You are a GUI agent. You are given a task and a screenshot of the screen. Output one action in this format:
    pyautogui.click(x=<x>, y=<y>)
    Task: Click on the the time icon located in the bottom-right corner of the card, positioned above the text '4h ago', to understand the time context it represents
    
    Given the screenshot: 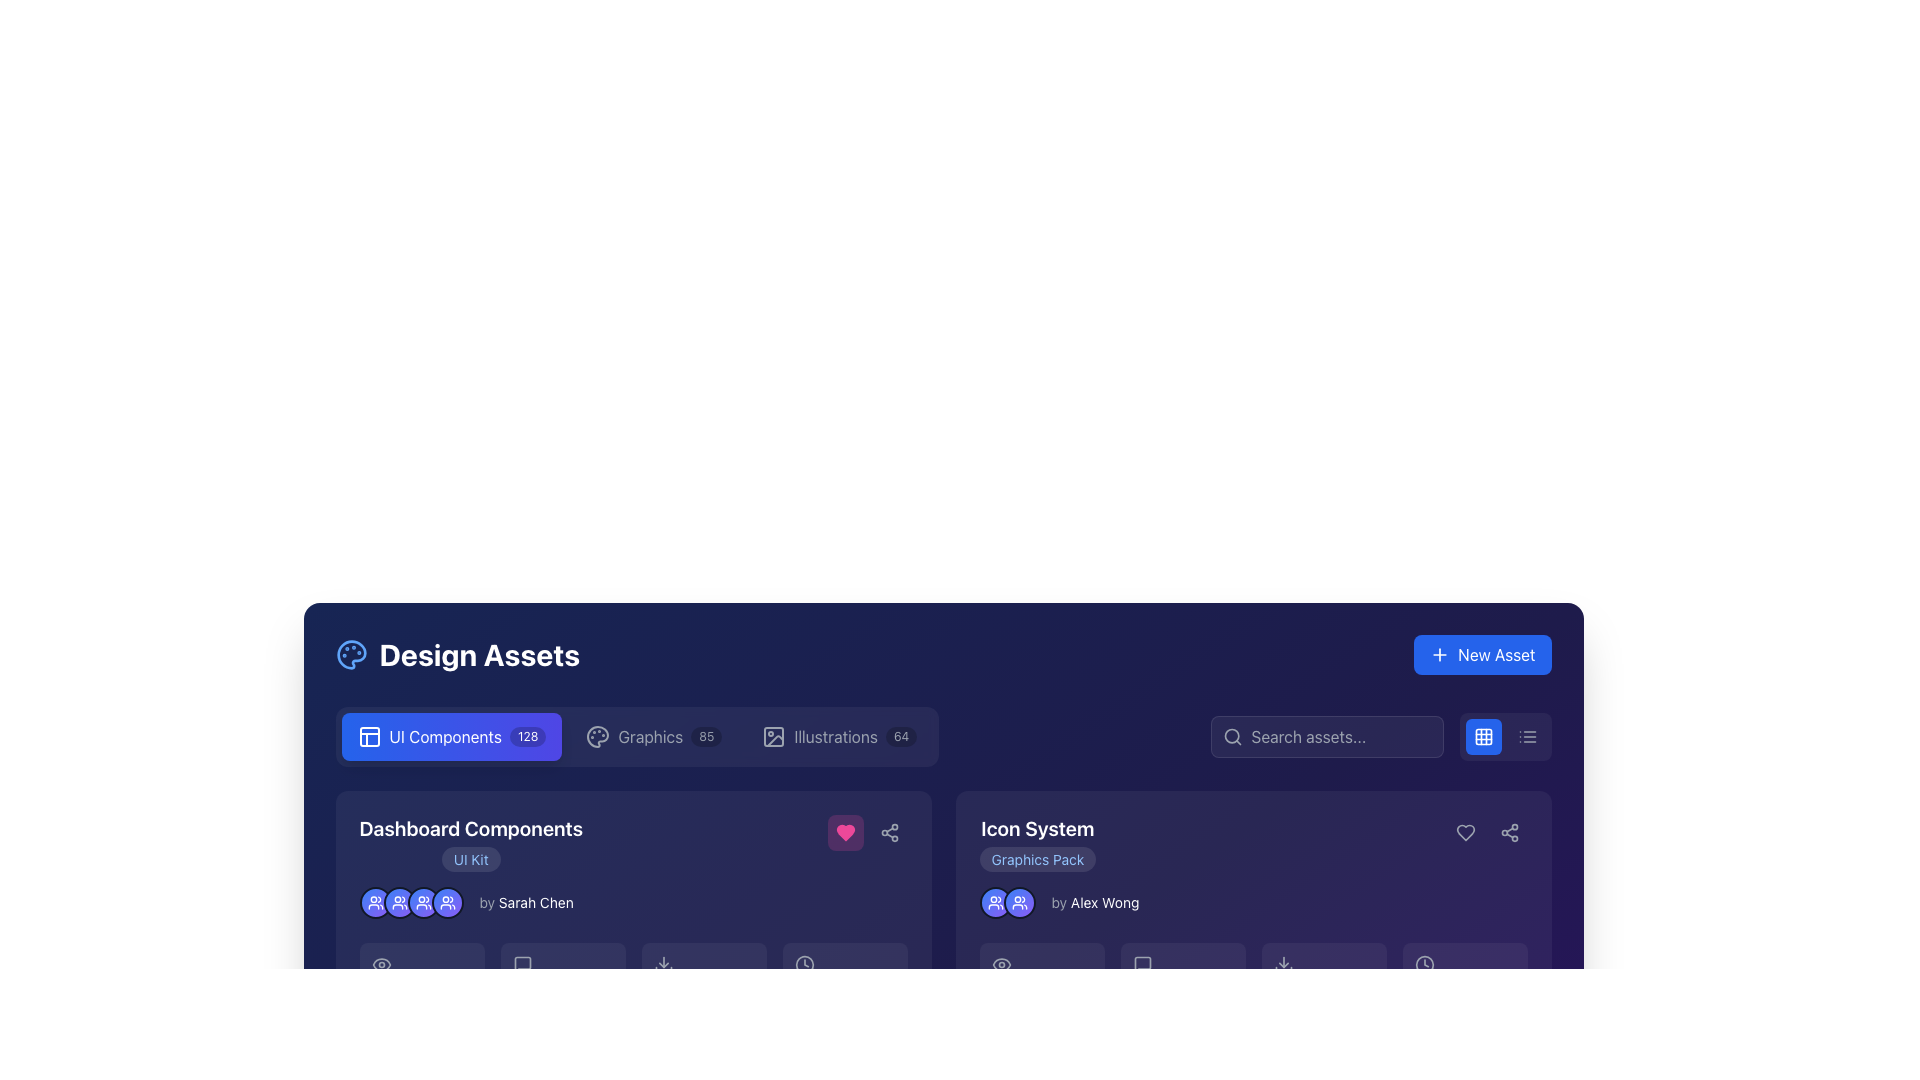 What is the action you would take?
    pyautogui.click(x=1423, y=963)
    